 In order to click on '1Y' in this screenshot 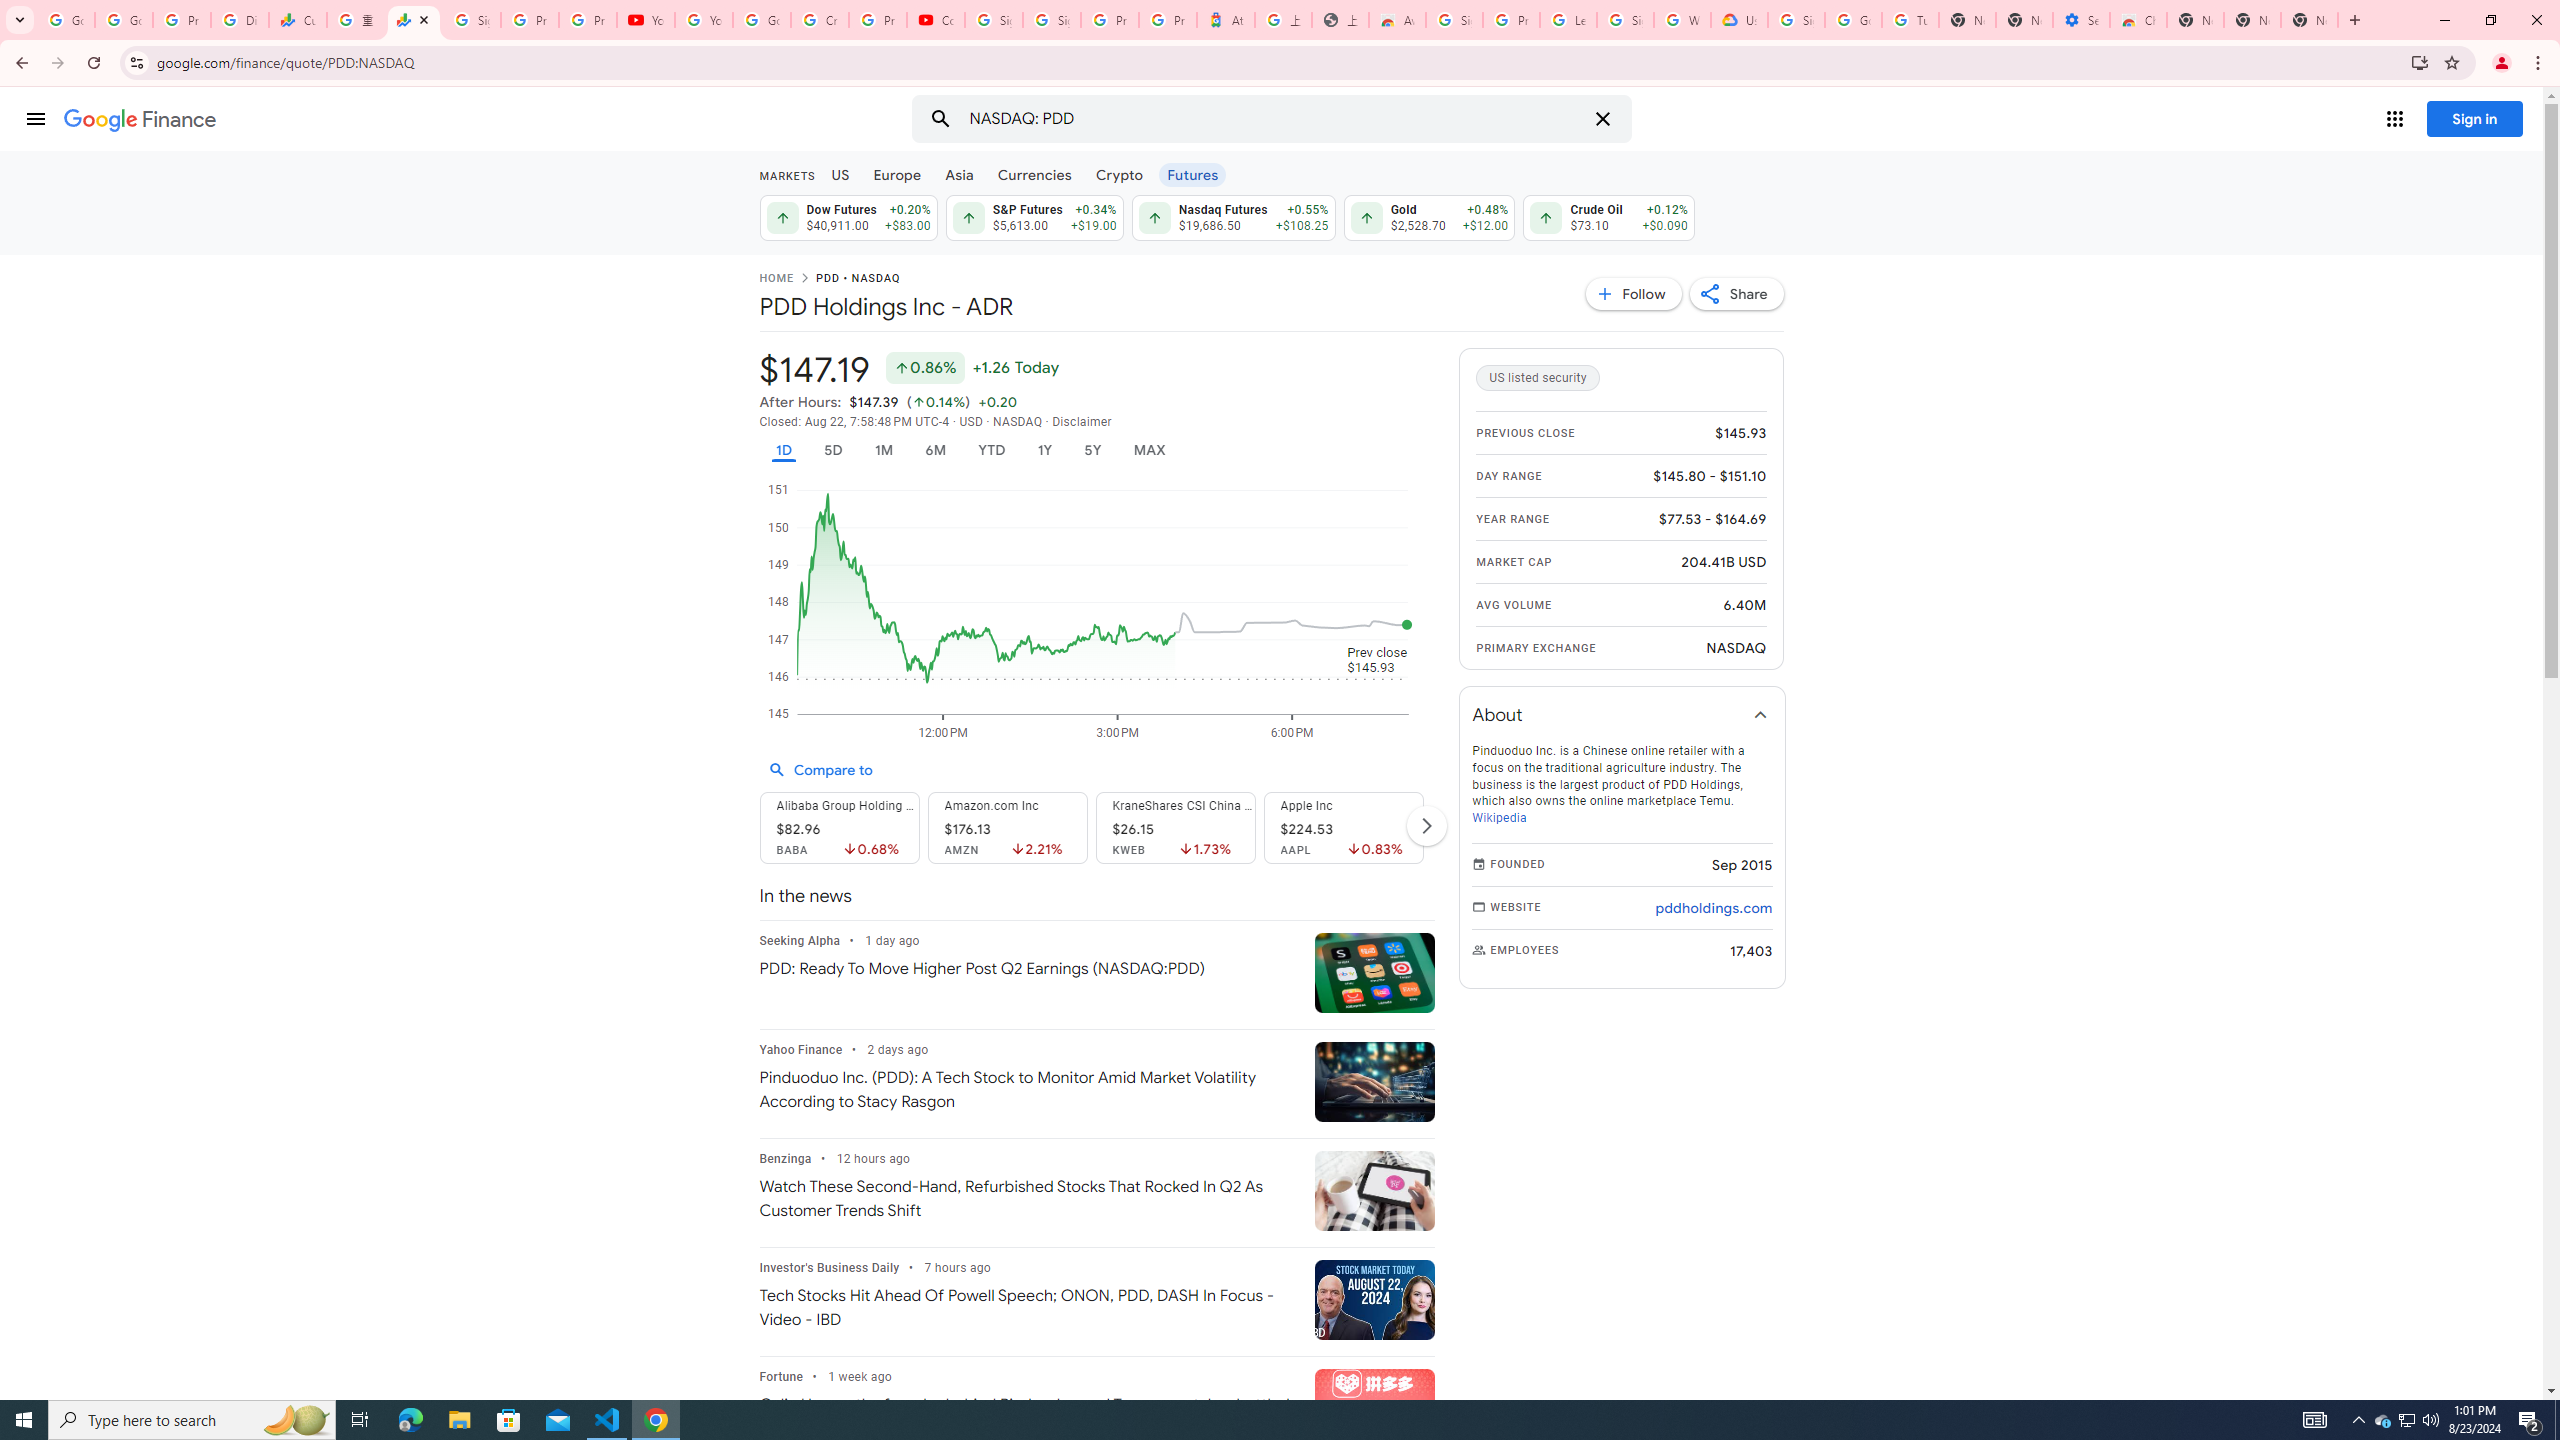, I will do `click(1044, 449)`.